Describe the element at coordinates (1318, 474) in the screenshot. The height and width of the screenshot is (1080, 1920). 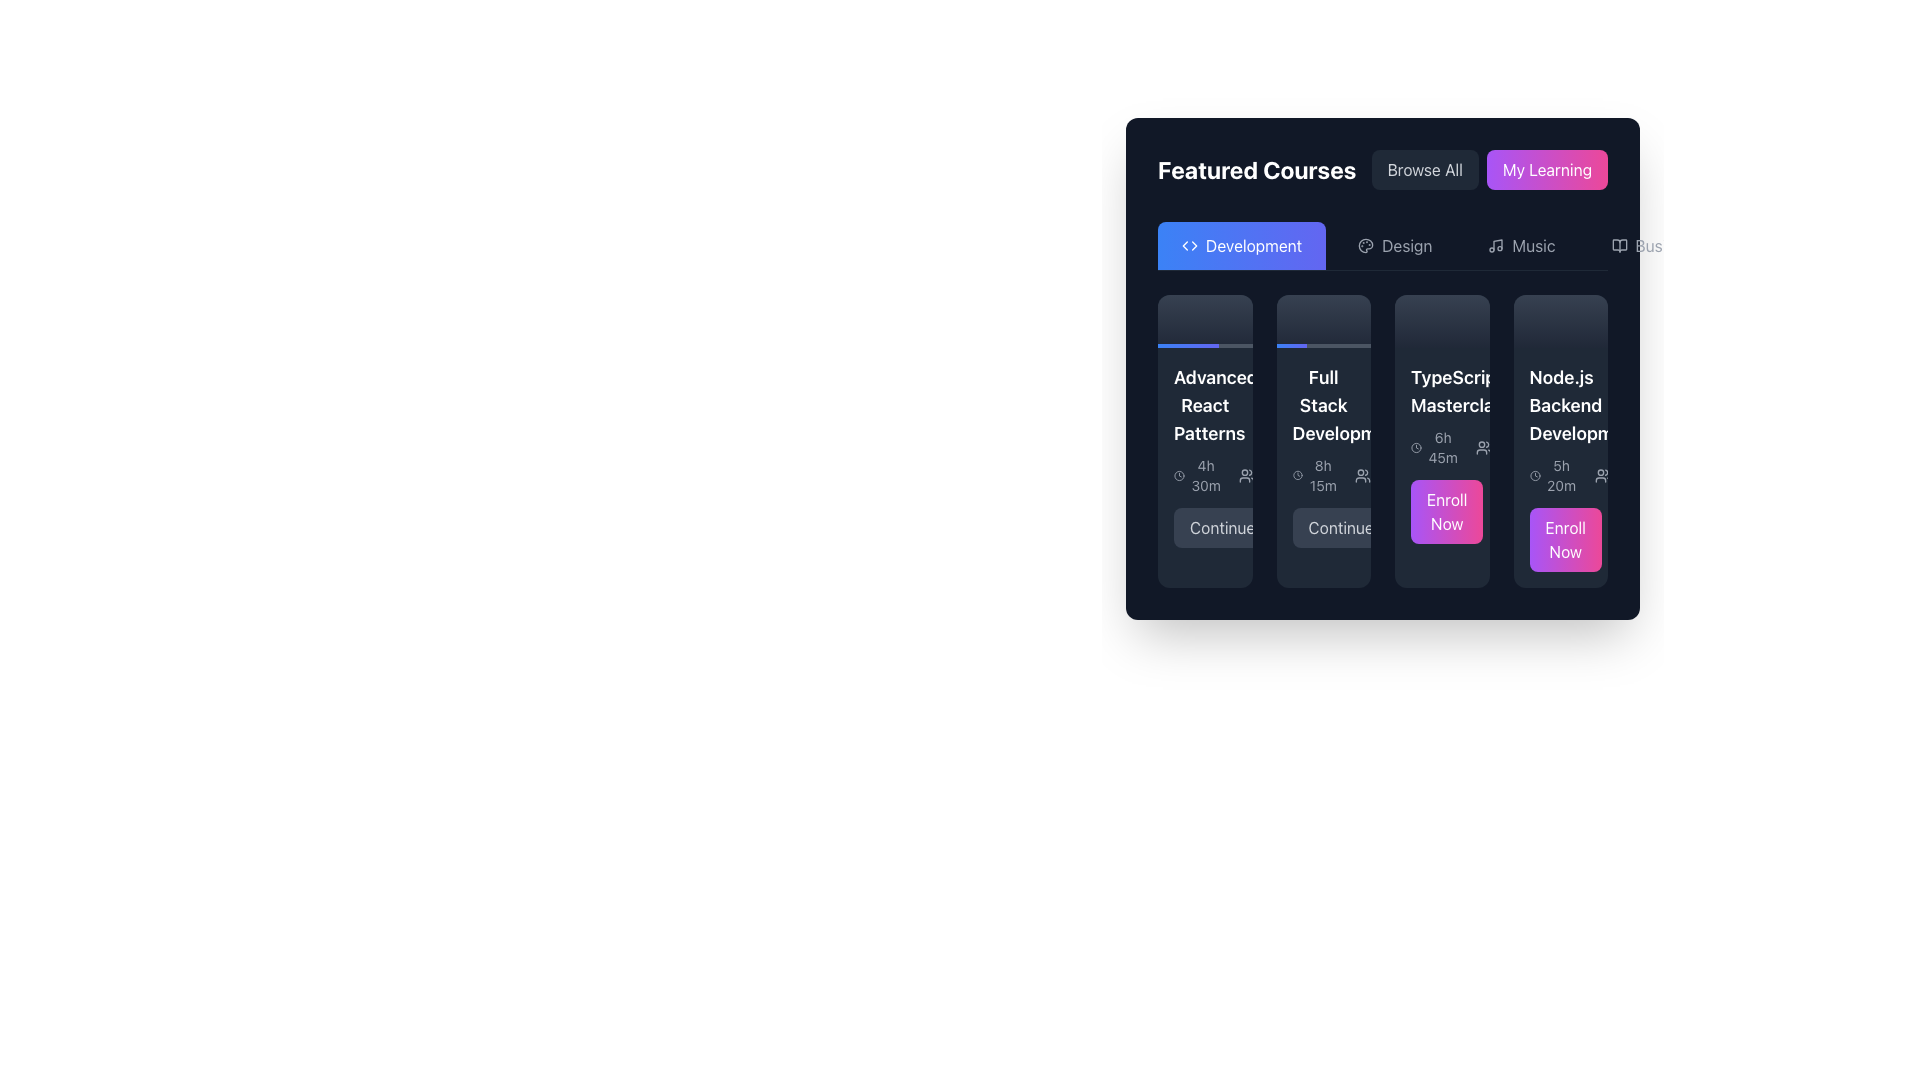
I see `the star SVG icon in the 'Featured Courses' section under the 'Full Stack Development' card` at that location.